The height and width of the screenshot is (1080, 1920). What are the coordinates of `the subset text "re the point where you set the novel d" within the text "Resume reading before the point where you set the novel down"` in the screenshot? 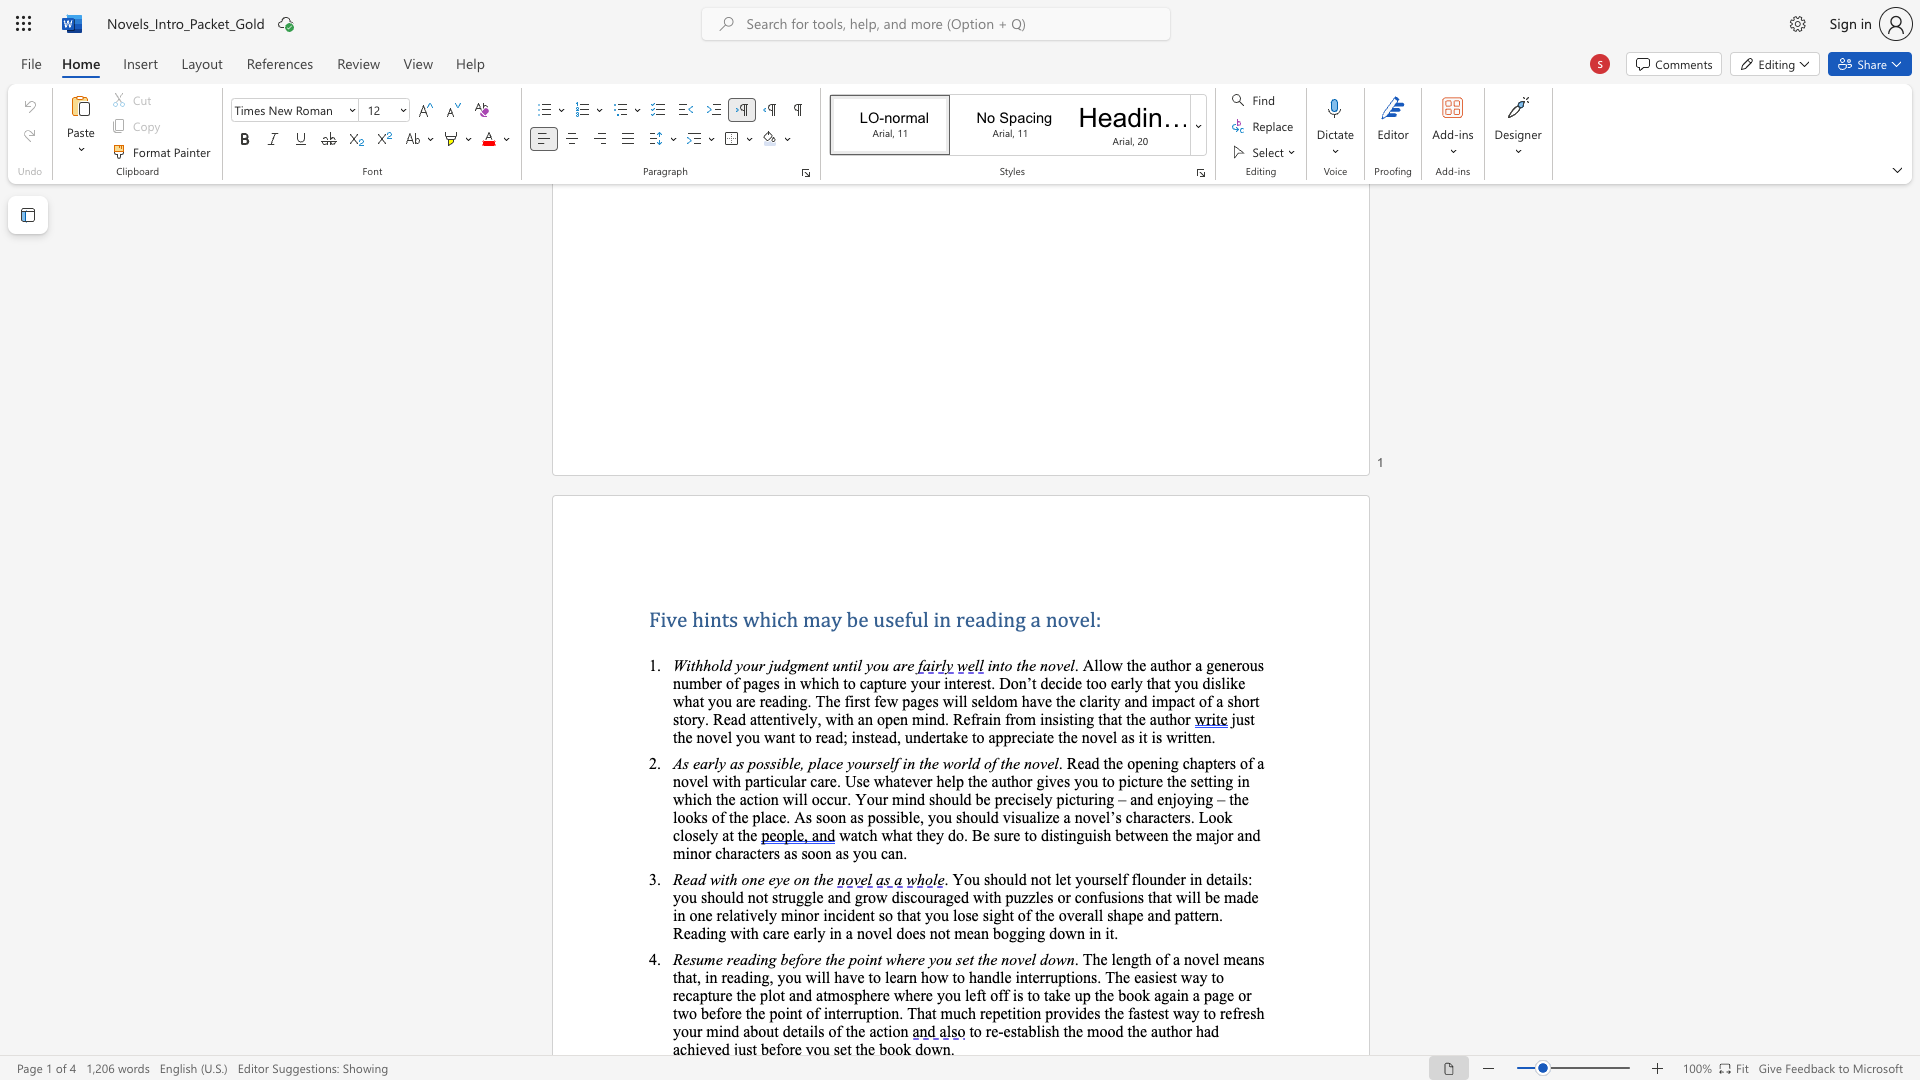 It's located at (808, 958).